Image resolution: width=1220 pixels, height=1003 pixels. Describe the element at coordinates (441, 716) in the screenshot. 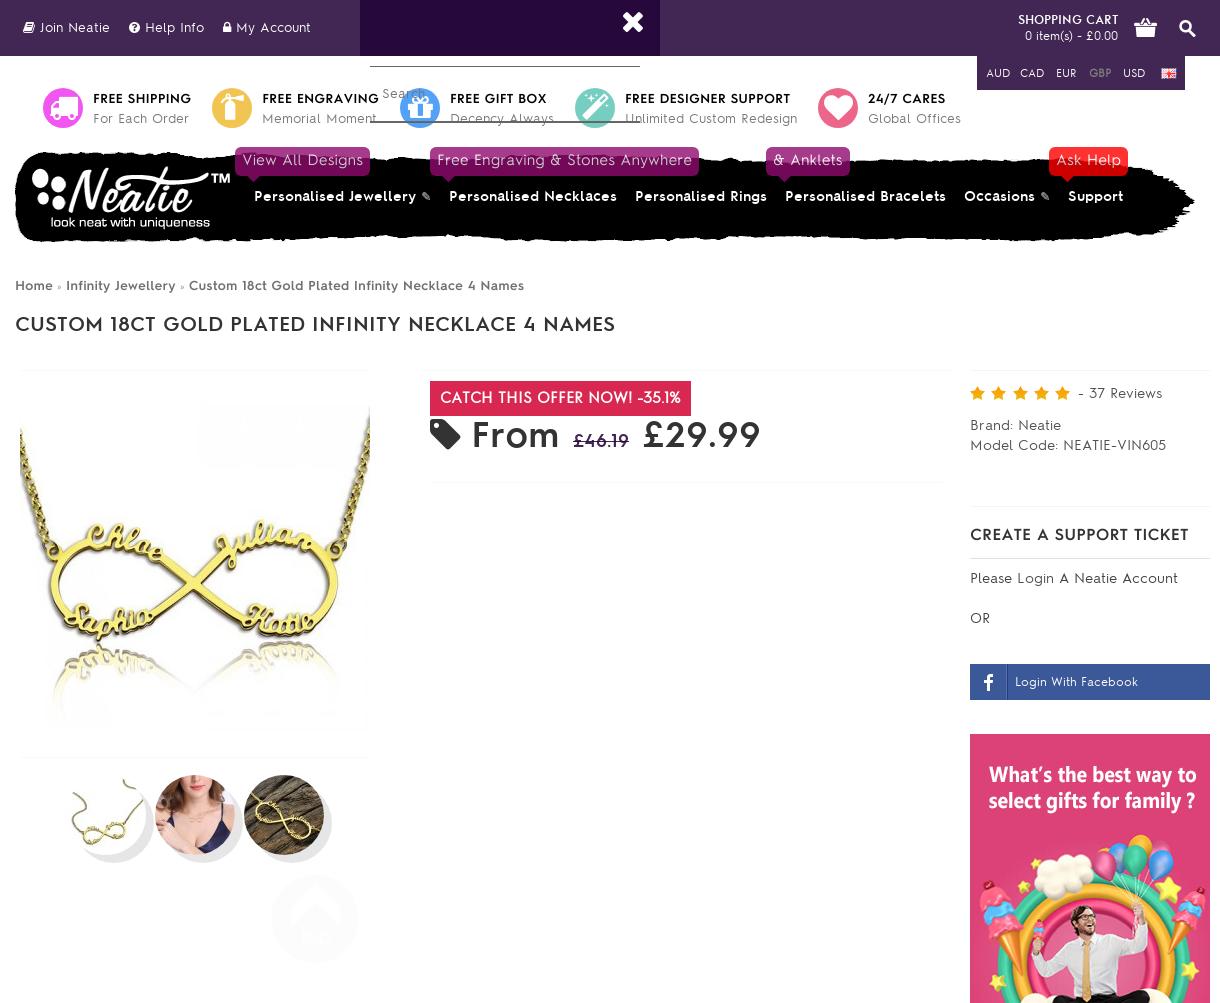

I see `'Select your Material'` at that location.